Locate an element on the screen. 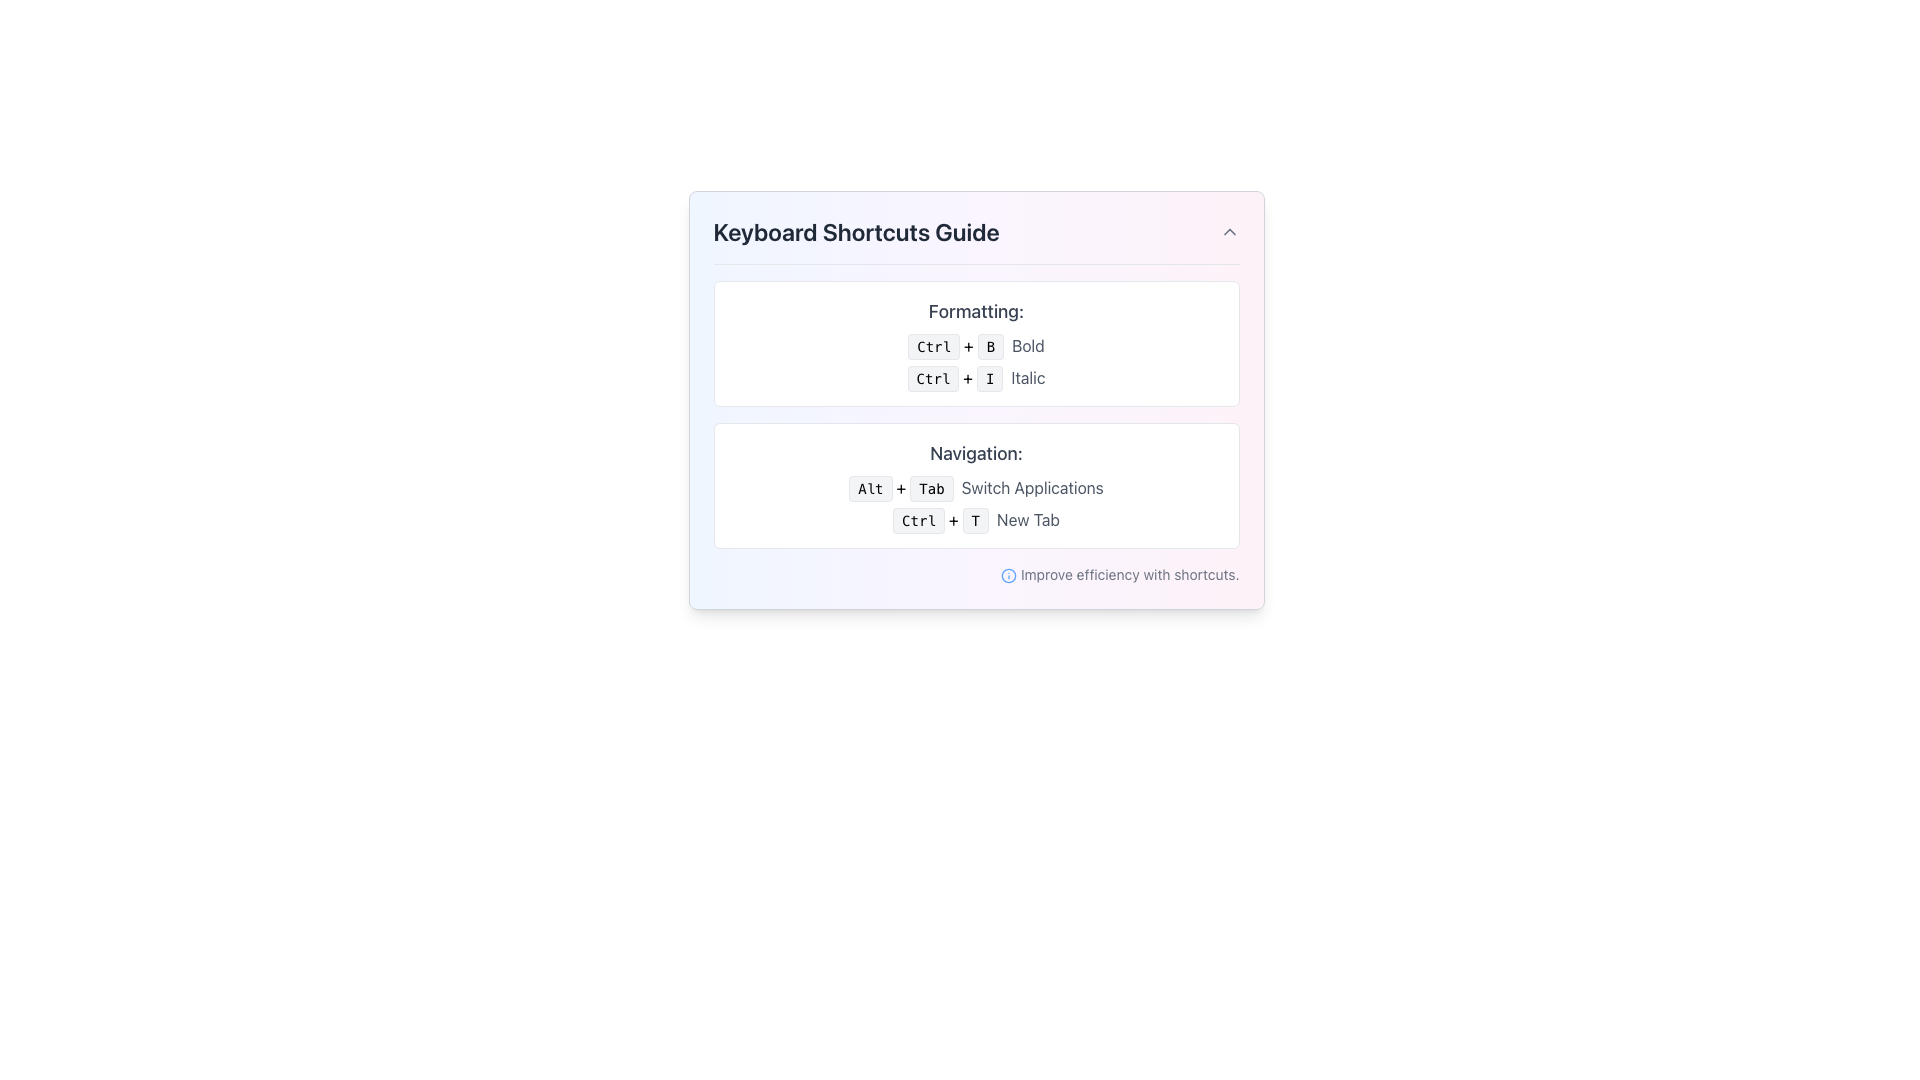  the non-interactive button labeled 'Tab' with a light gray background and rounded corners, positioned between the '+' button and the 'Switch Applications' text in the 'Navigation:' section is located at coordinates (930, 489).